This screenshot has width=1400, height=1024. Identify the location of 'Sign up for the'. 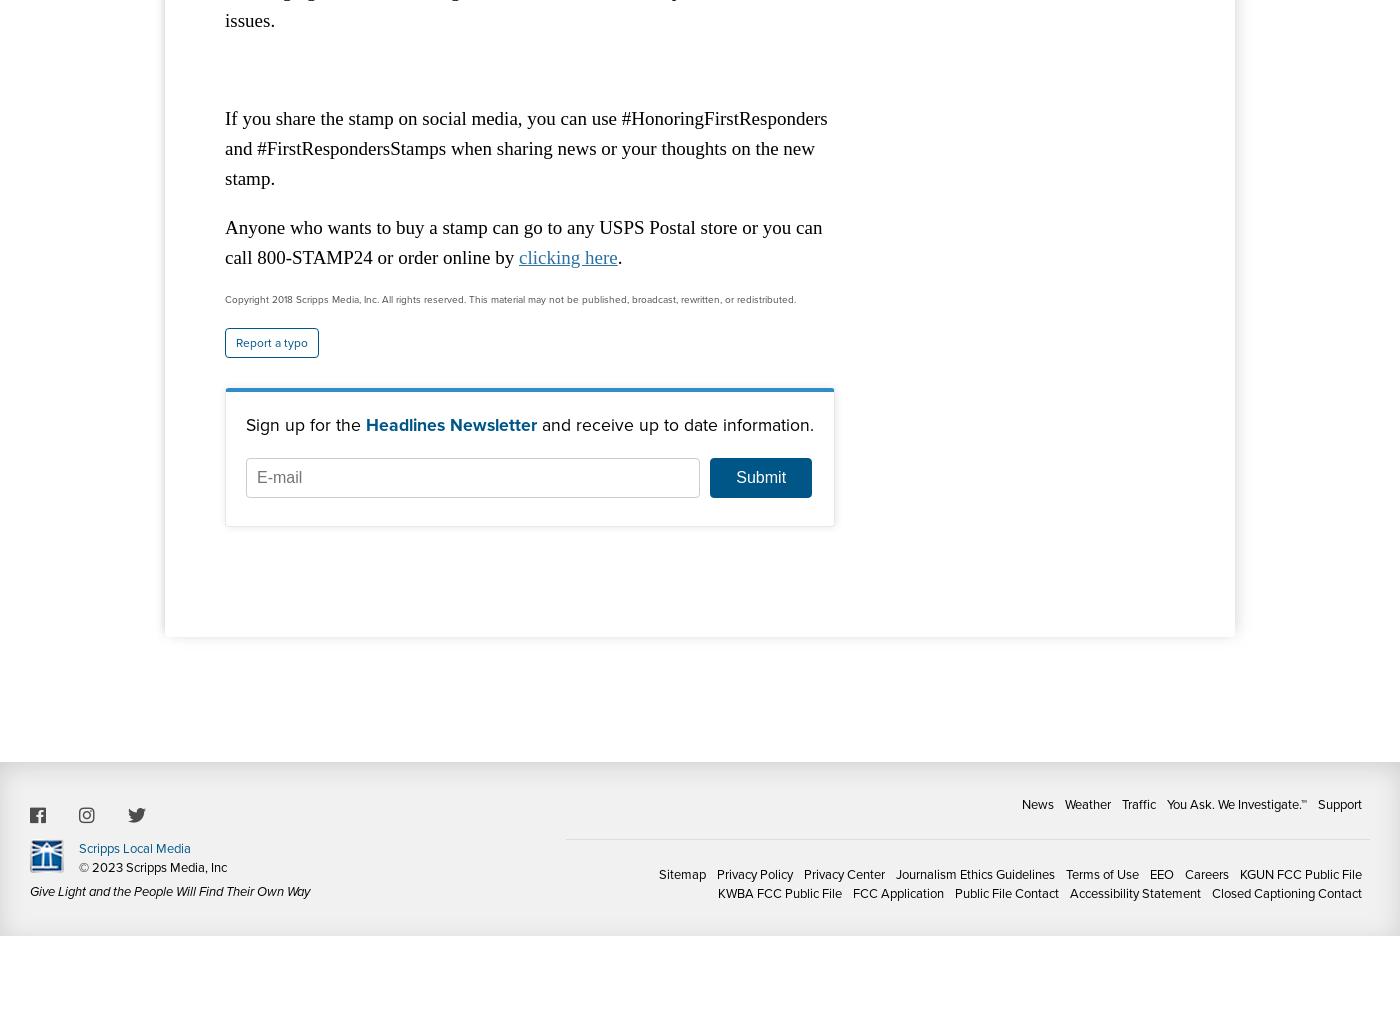
(306, 423).